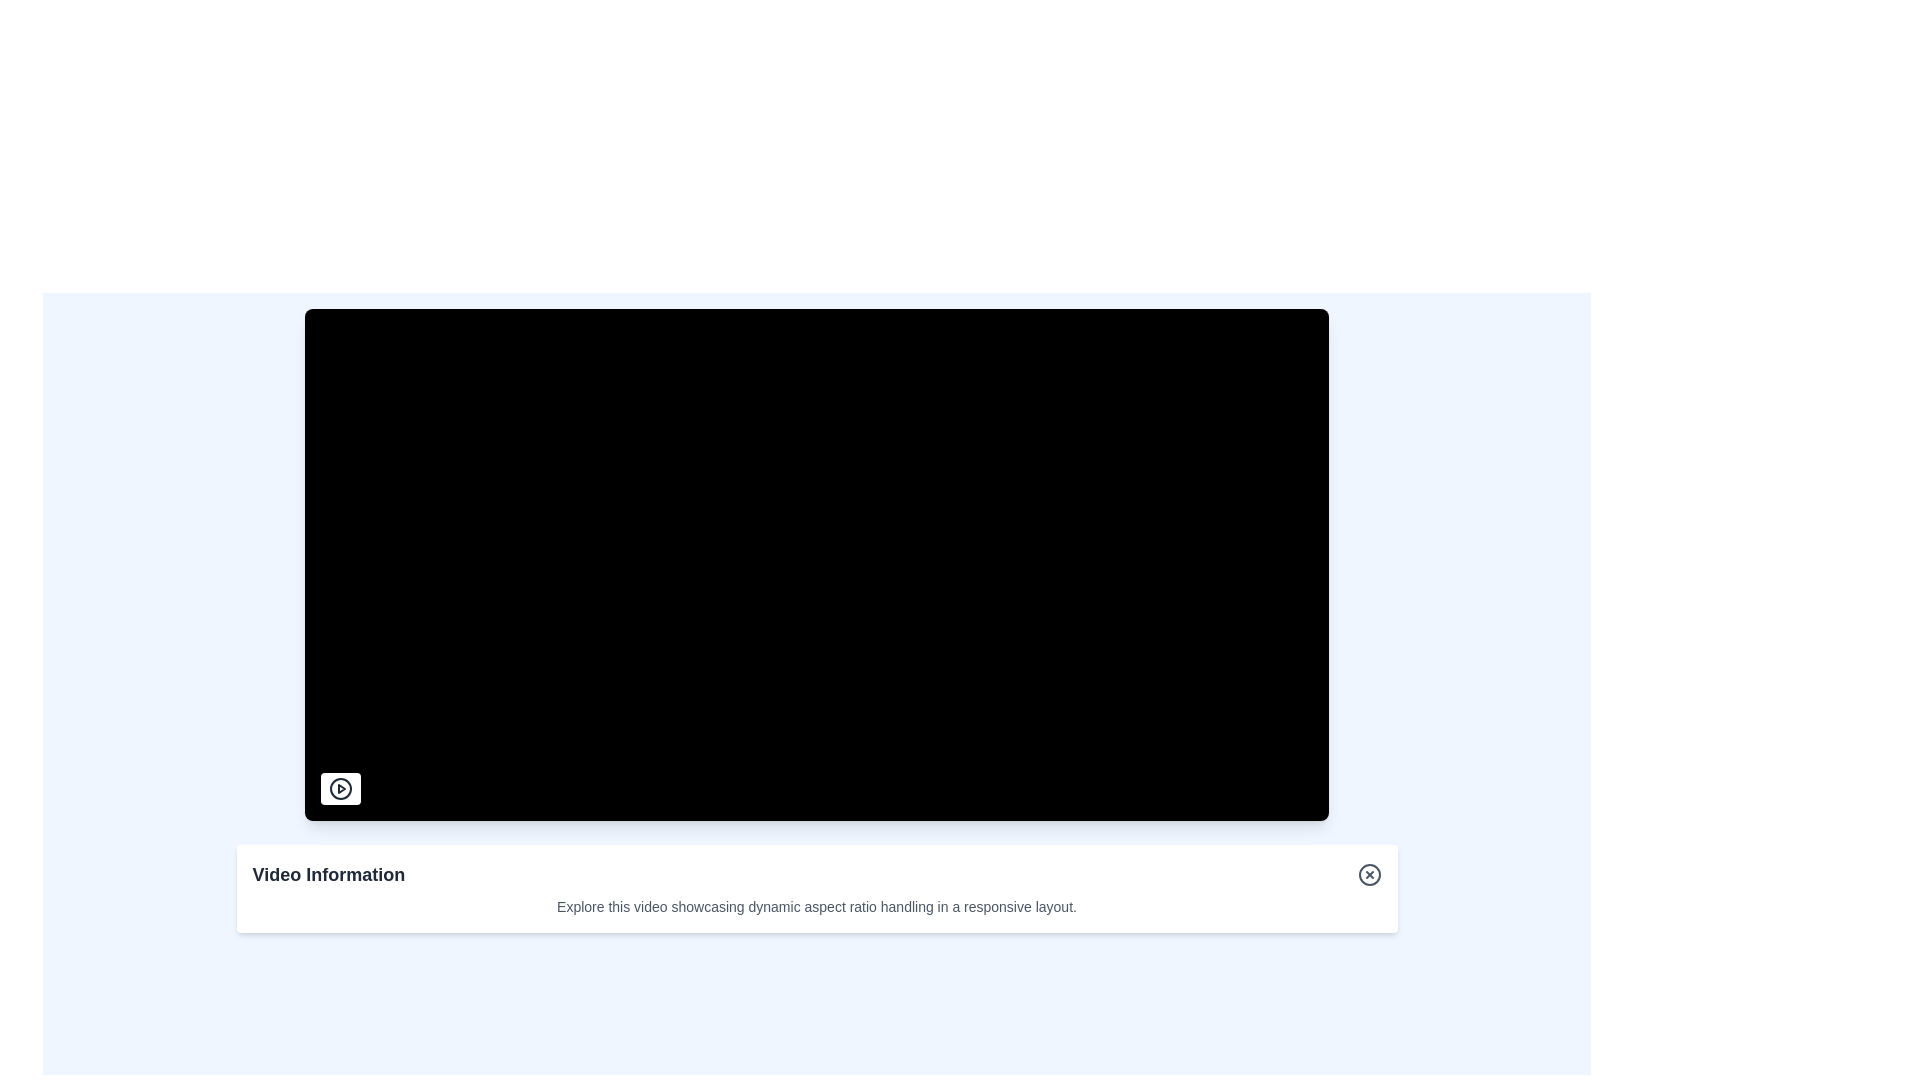 The height and width of the screenshot is (1080, 1920). What do you see at coordinates (340, 788) in the screenshot?
I see `the play button, a circular icon with a triangular play symbol, located in the bottom-left corner of the video frame` at bounding box center [340, 788].